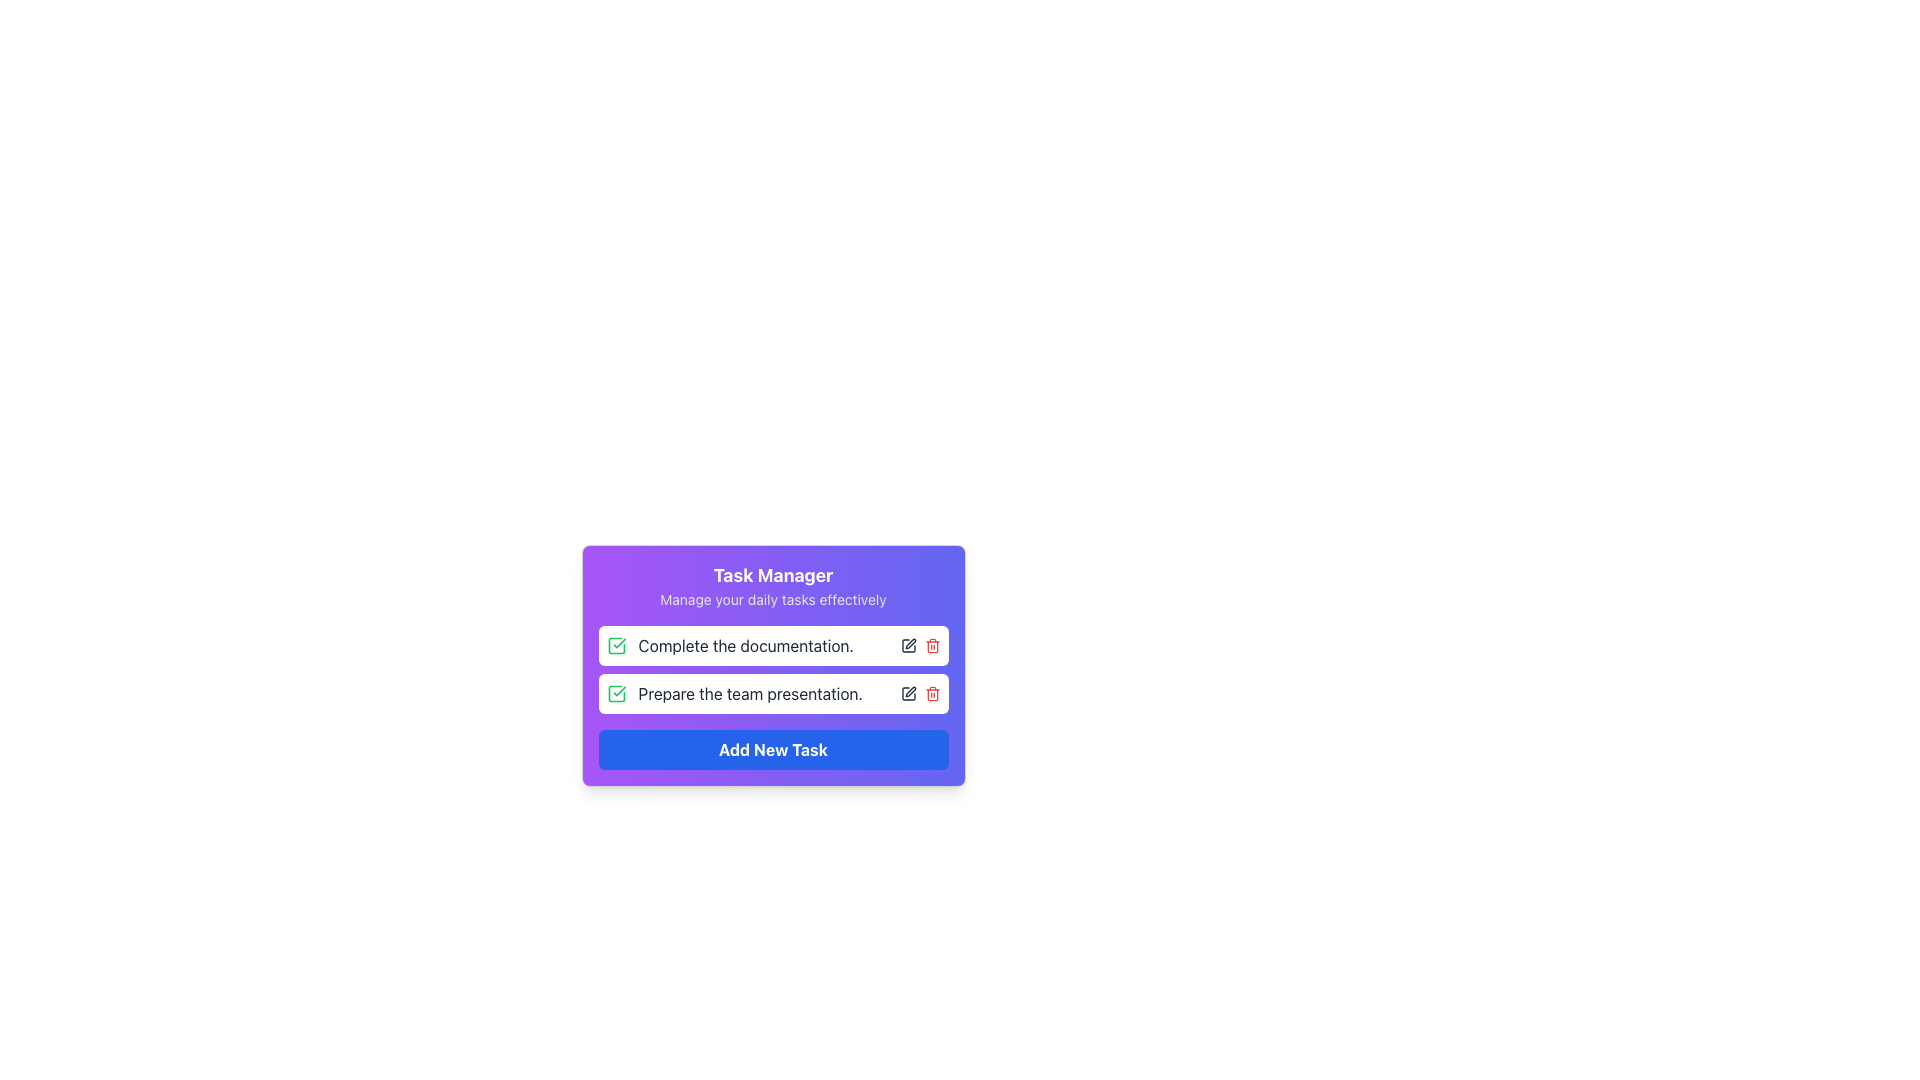 This screenshot has width=1920, height=1080. What do you see at coordinates (745, 645) in the screenshot?
I see `task description text in the middle section of the task manager interface, specifically within the first task row, where it serves as the main description for the task entry` at bounding box center [745, 645].